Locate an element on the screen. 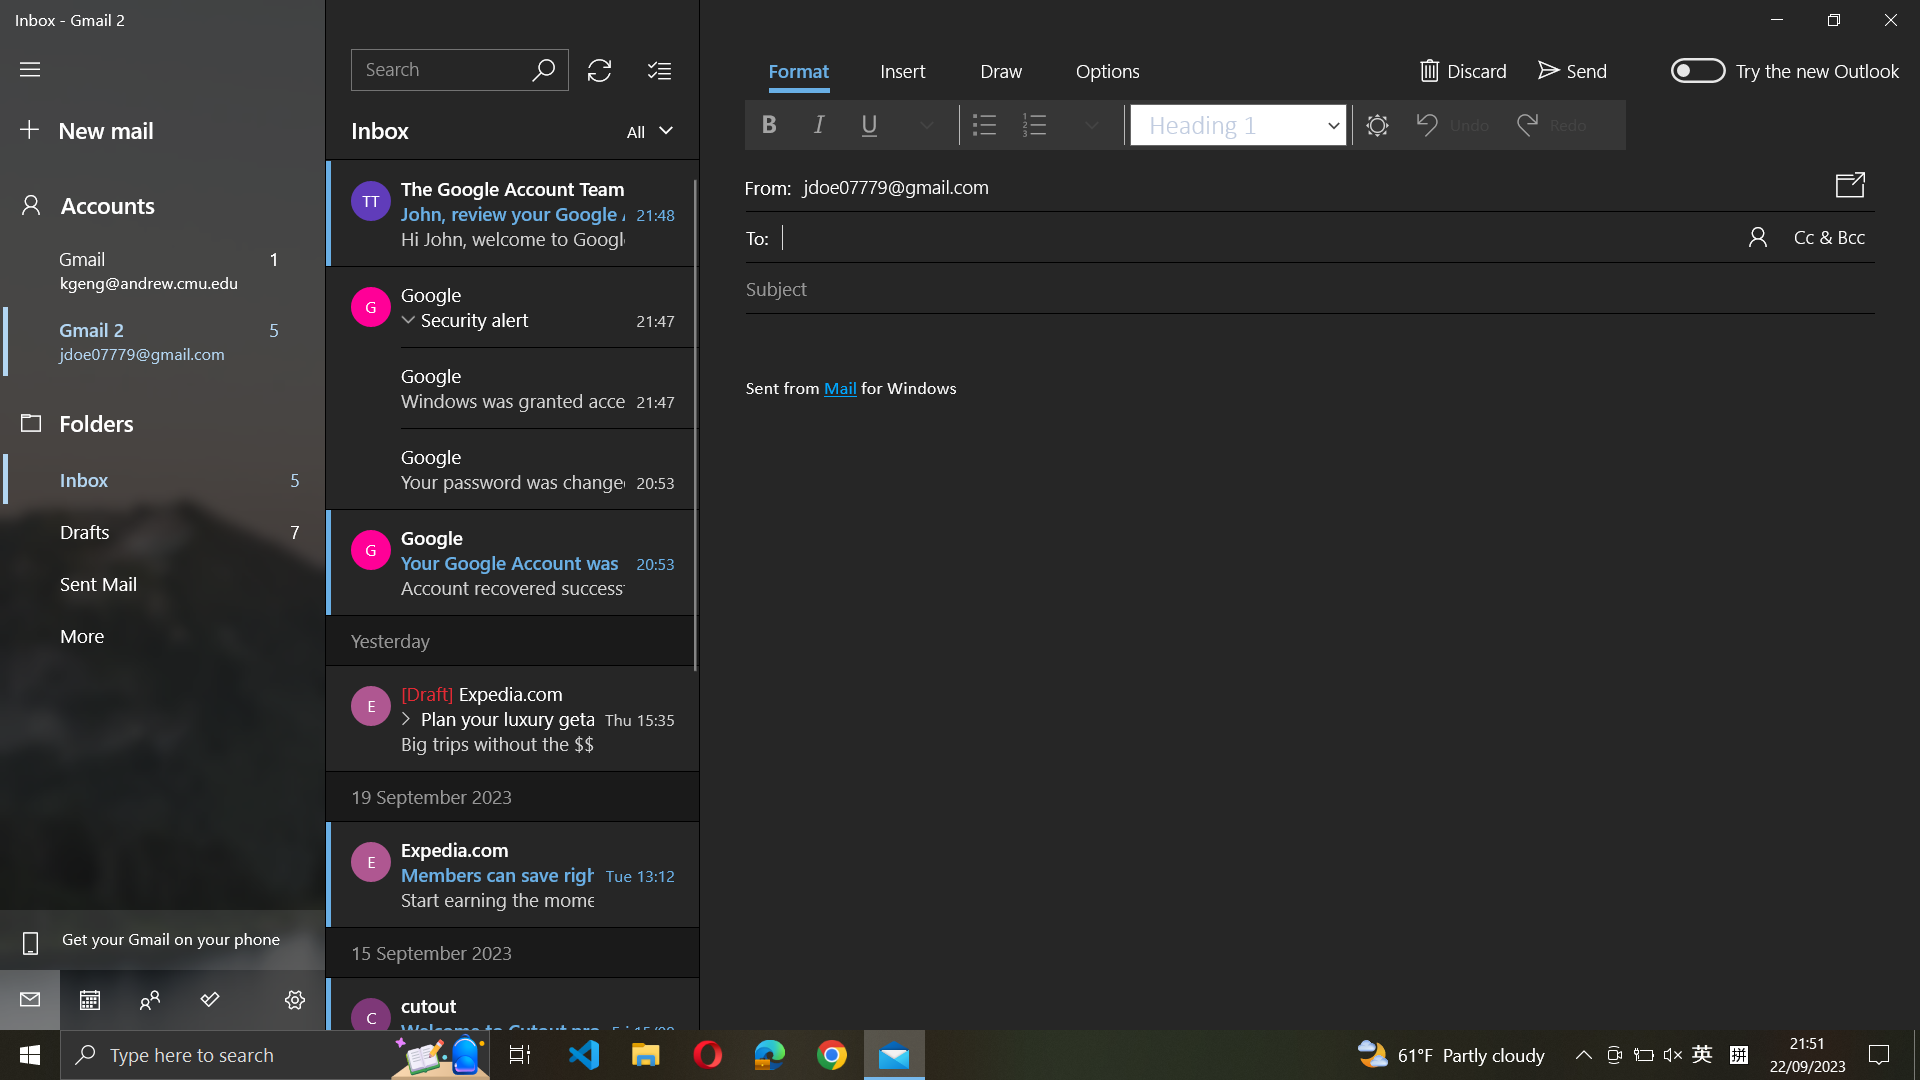  italic style to text is located at coordinates (817, 124).